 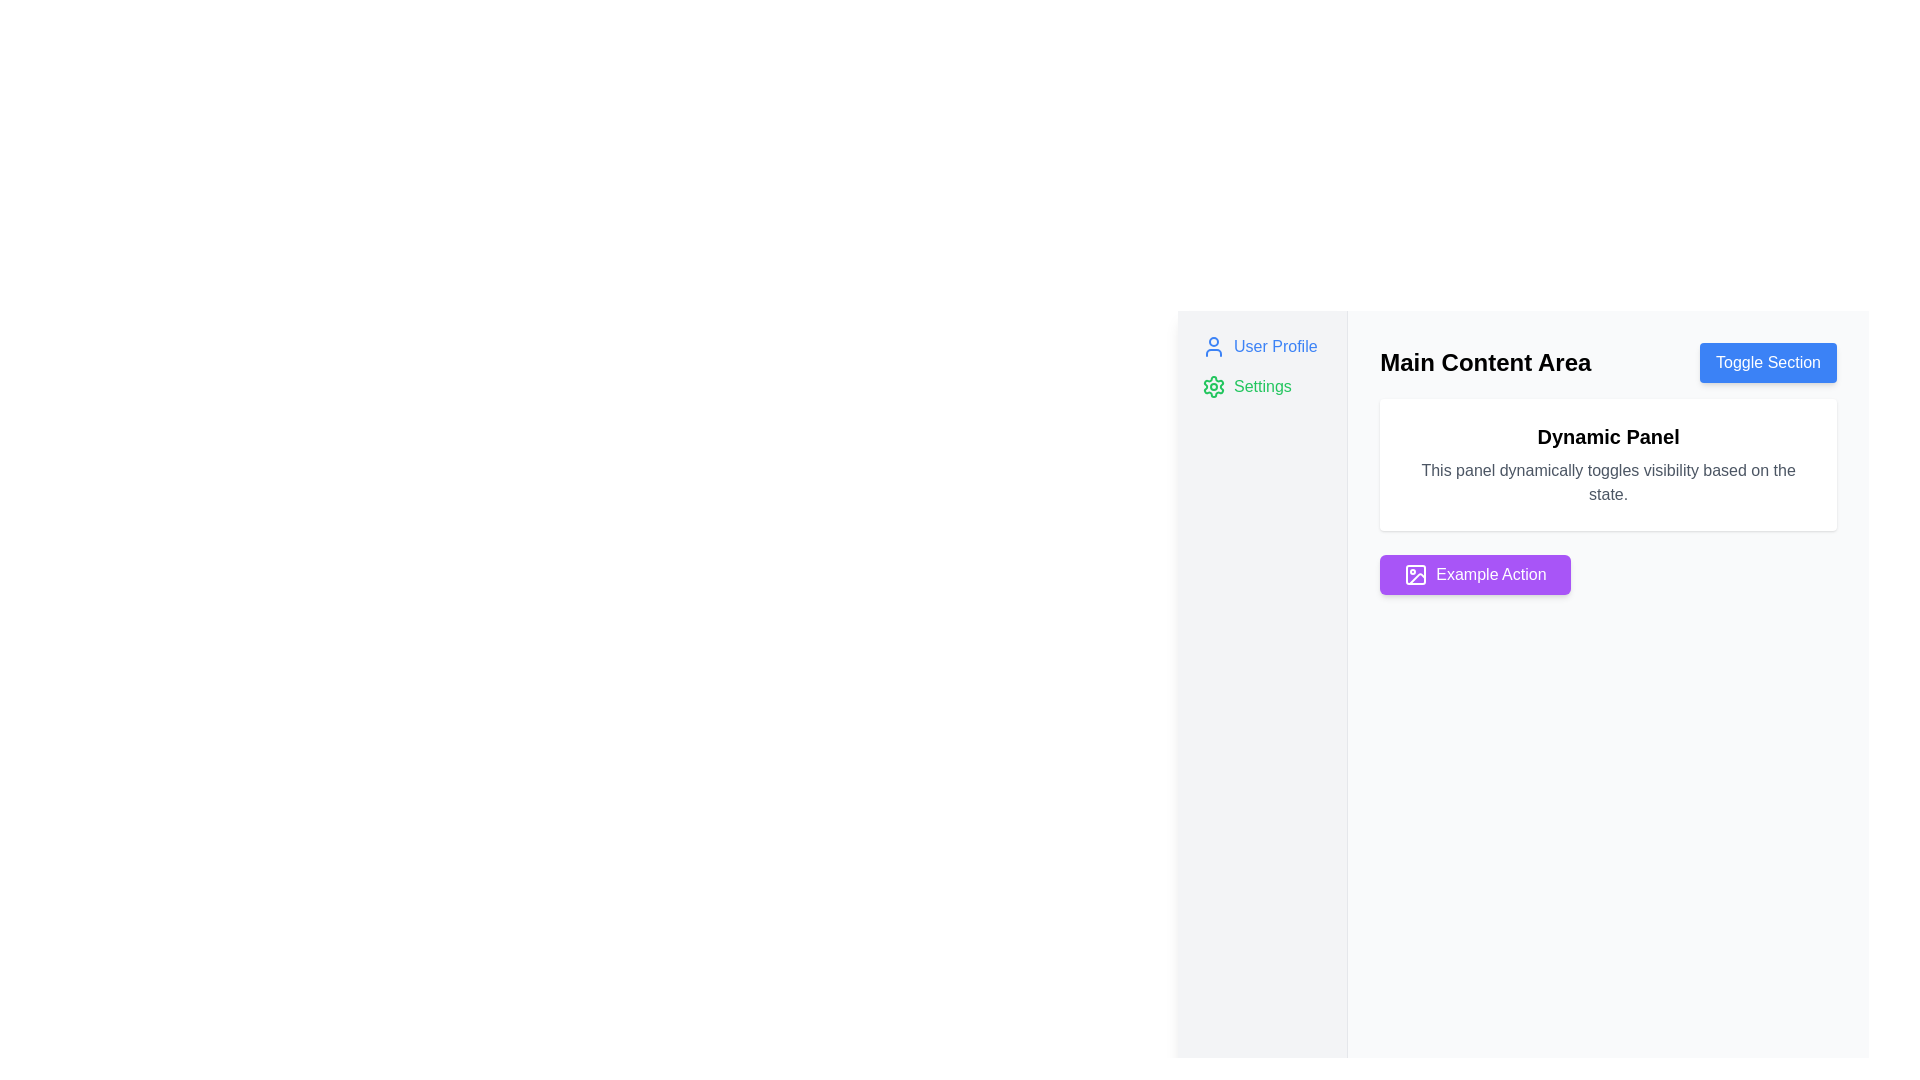 I want to click on the gear icon indicating settings, which is the second item in the vertical list of options on the left-hand panel, so click(x=1213, y=386).